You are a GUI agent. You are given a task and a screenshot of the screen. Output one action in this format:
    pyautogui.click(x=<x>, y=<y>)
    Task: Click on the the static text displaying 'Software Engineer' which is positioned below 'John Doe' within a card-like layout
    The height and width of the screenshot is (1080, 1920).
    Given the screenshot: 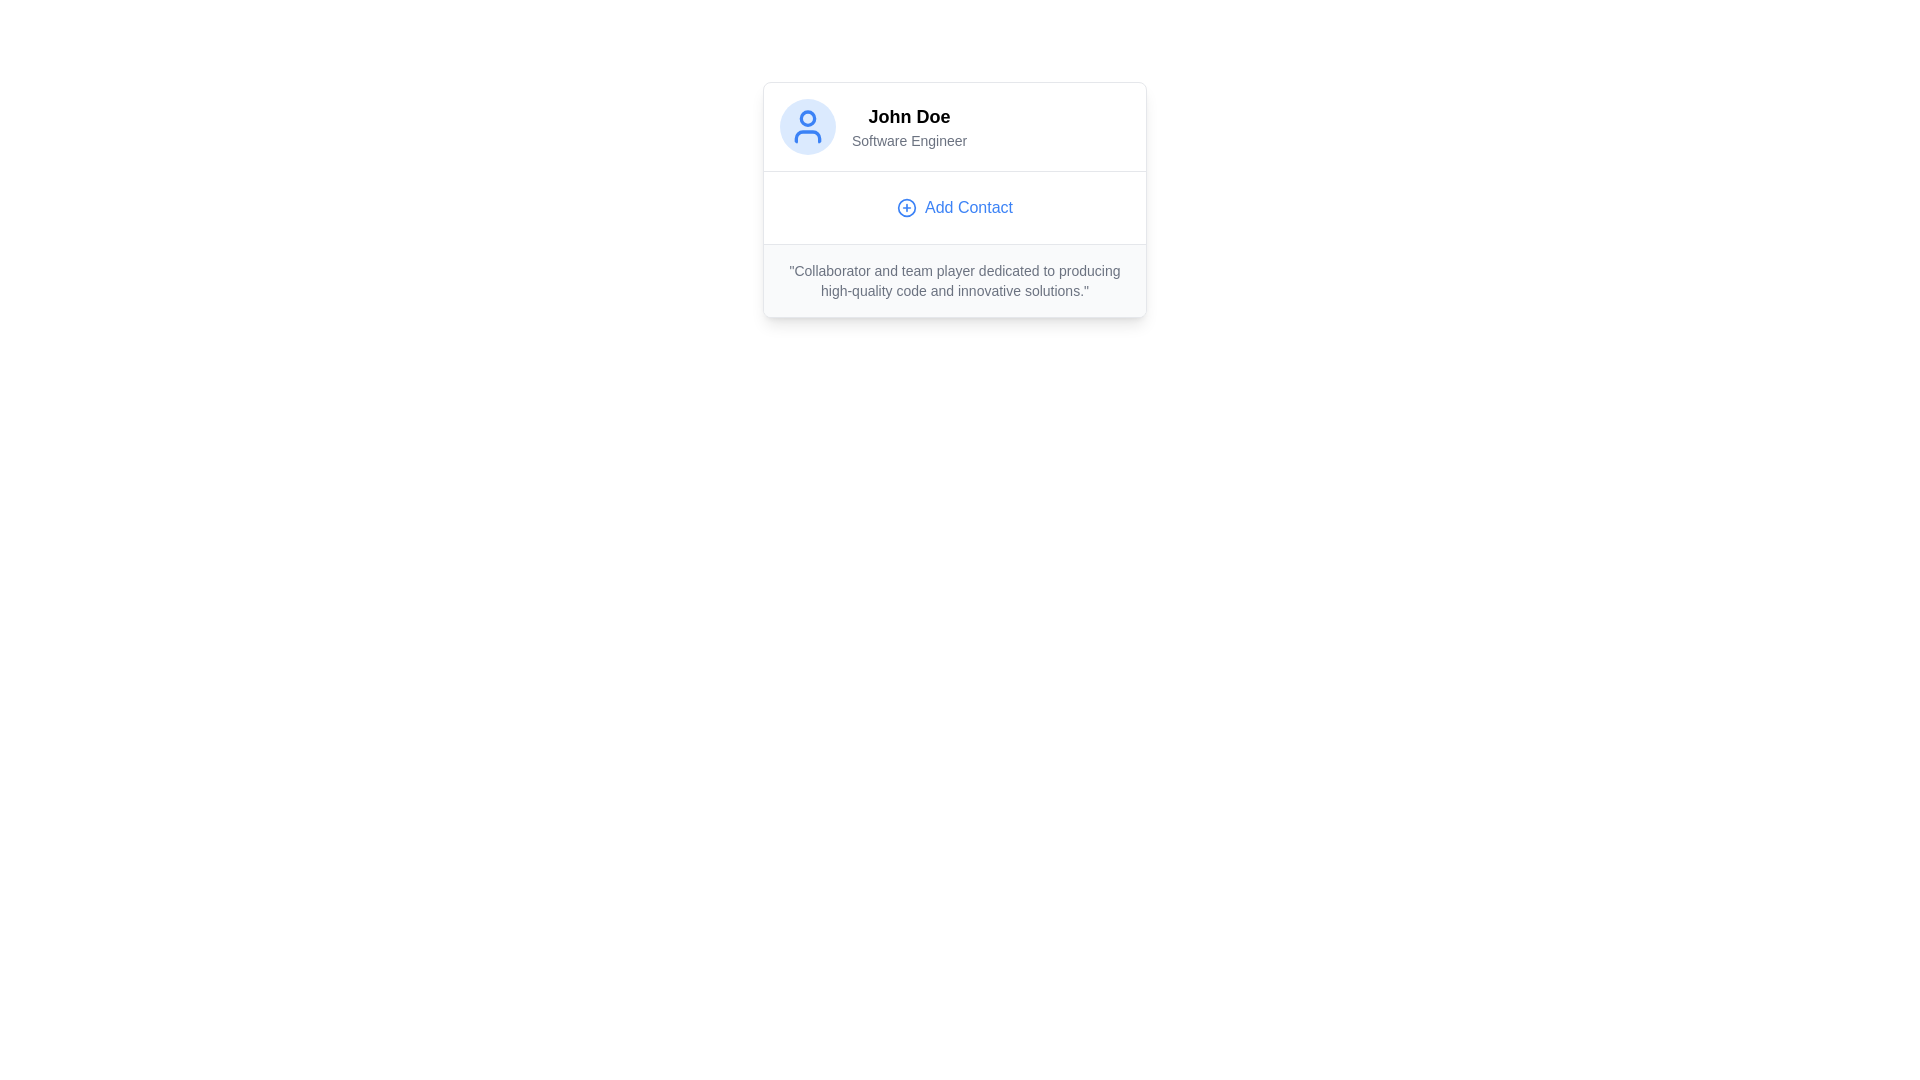 What is the action you would take?
    pyautogui.click(x=908, y=140)
    